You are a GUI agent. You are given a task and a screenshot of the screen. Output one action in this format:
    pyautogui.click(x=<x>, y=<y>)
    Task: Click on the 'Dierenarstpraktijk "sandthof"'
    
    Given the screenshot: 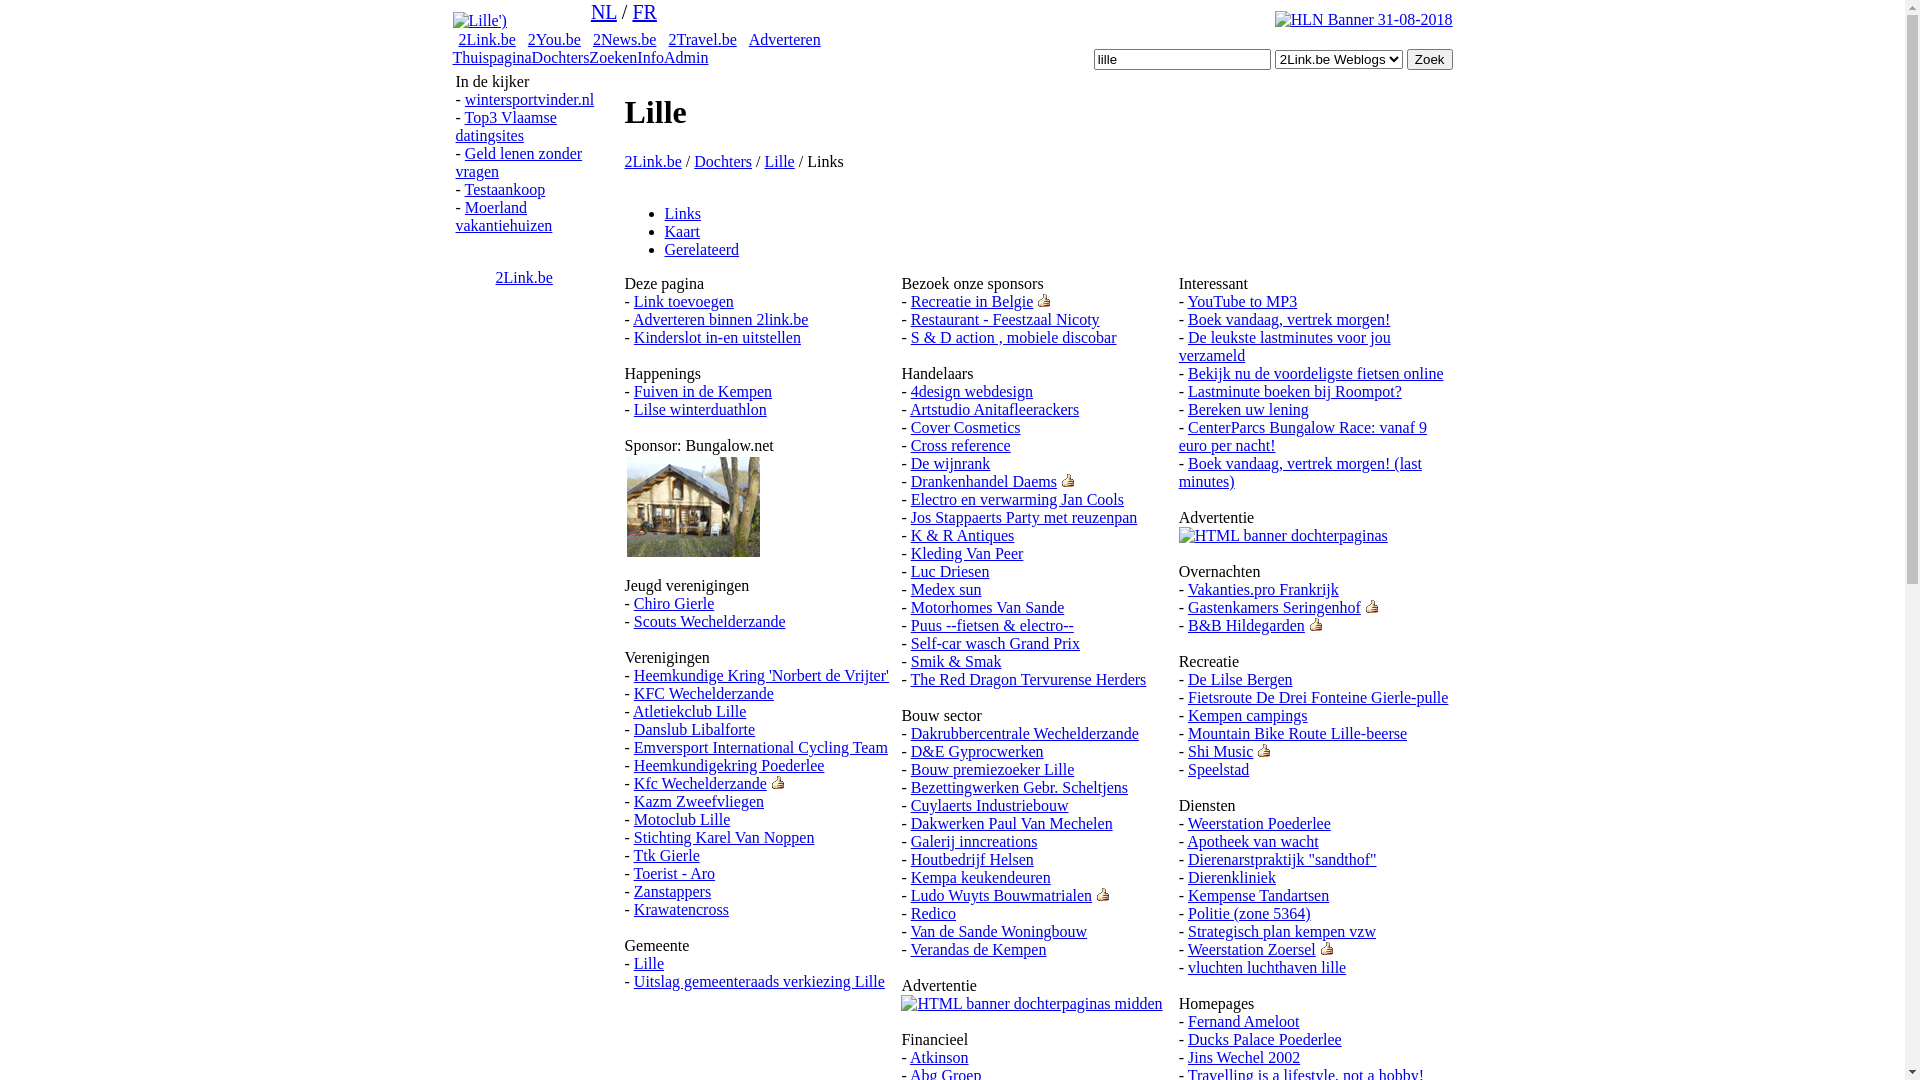 What is the action you would take?
    pyautogui.click(x=1282, y=858)
    